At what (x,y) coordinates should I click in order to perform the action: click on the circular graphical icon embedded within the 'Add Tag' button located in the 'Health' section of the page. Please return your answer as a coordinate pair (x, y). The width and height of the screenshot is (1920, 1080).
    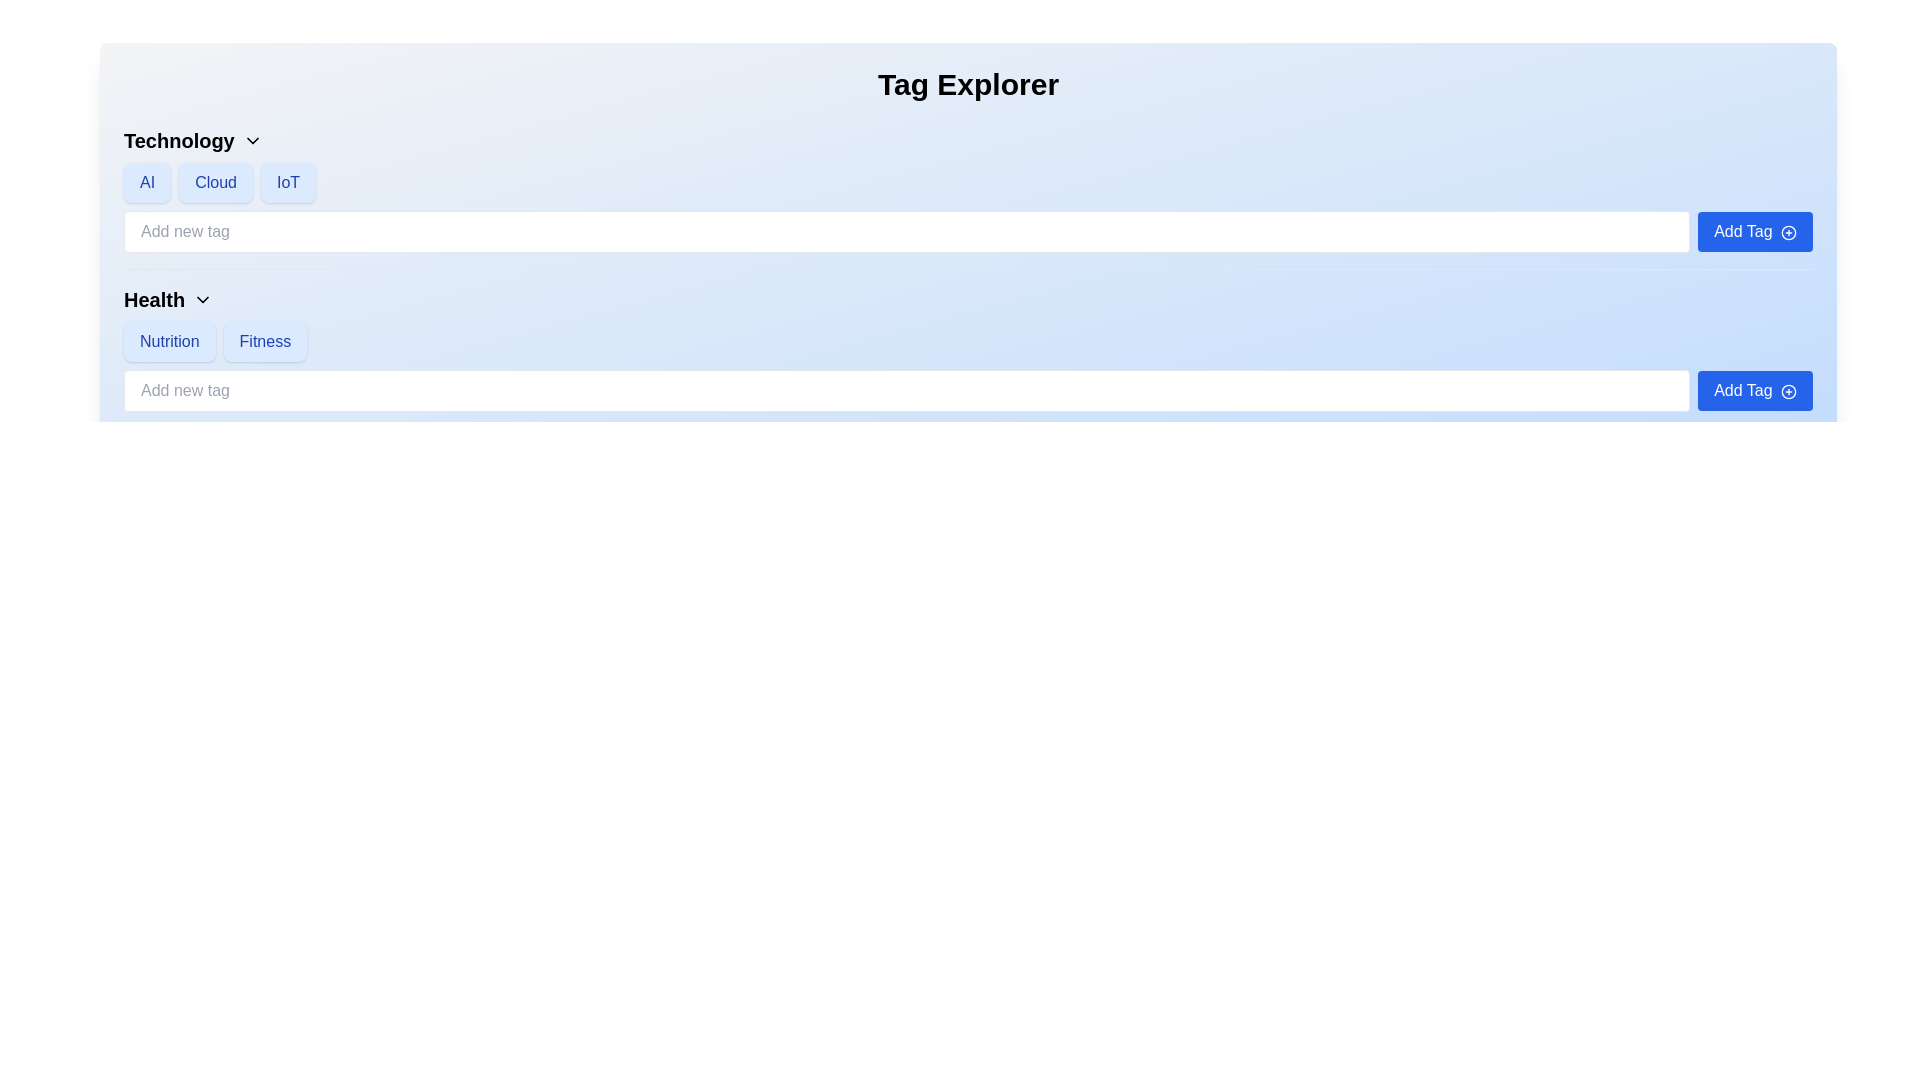
    Looking at the image, I should click on (1789, 390).